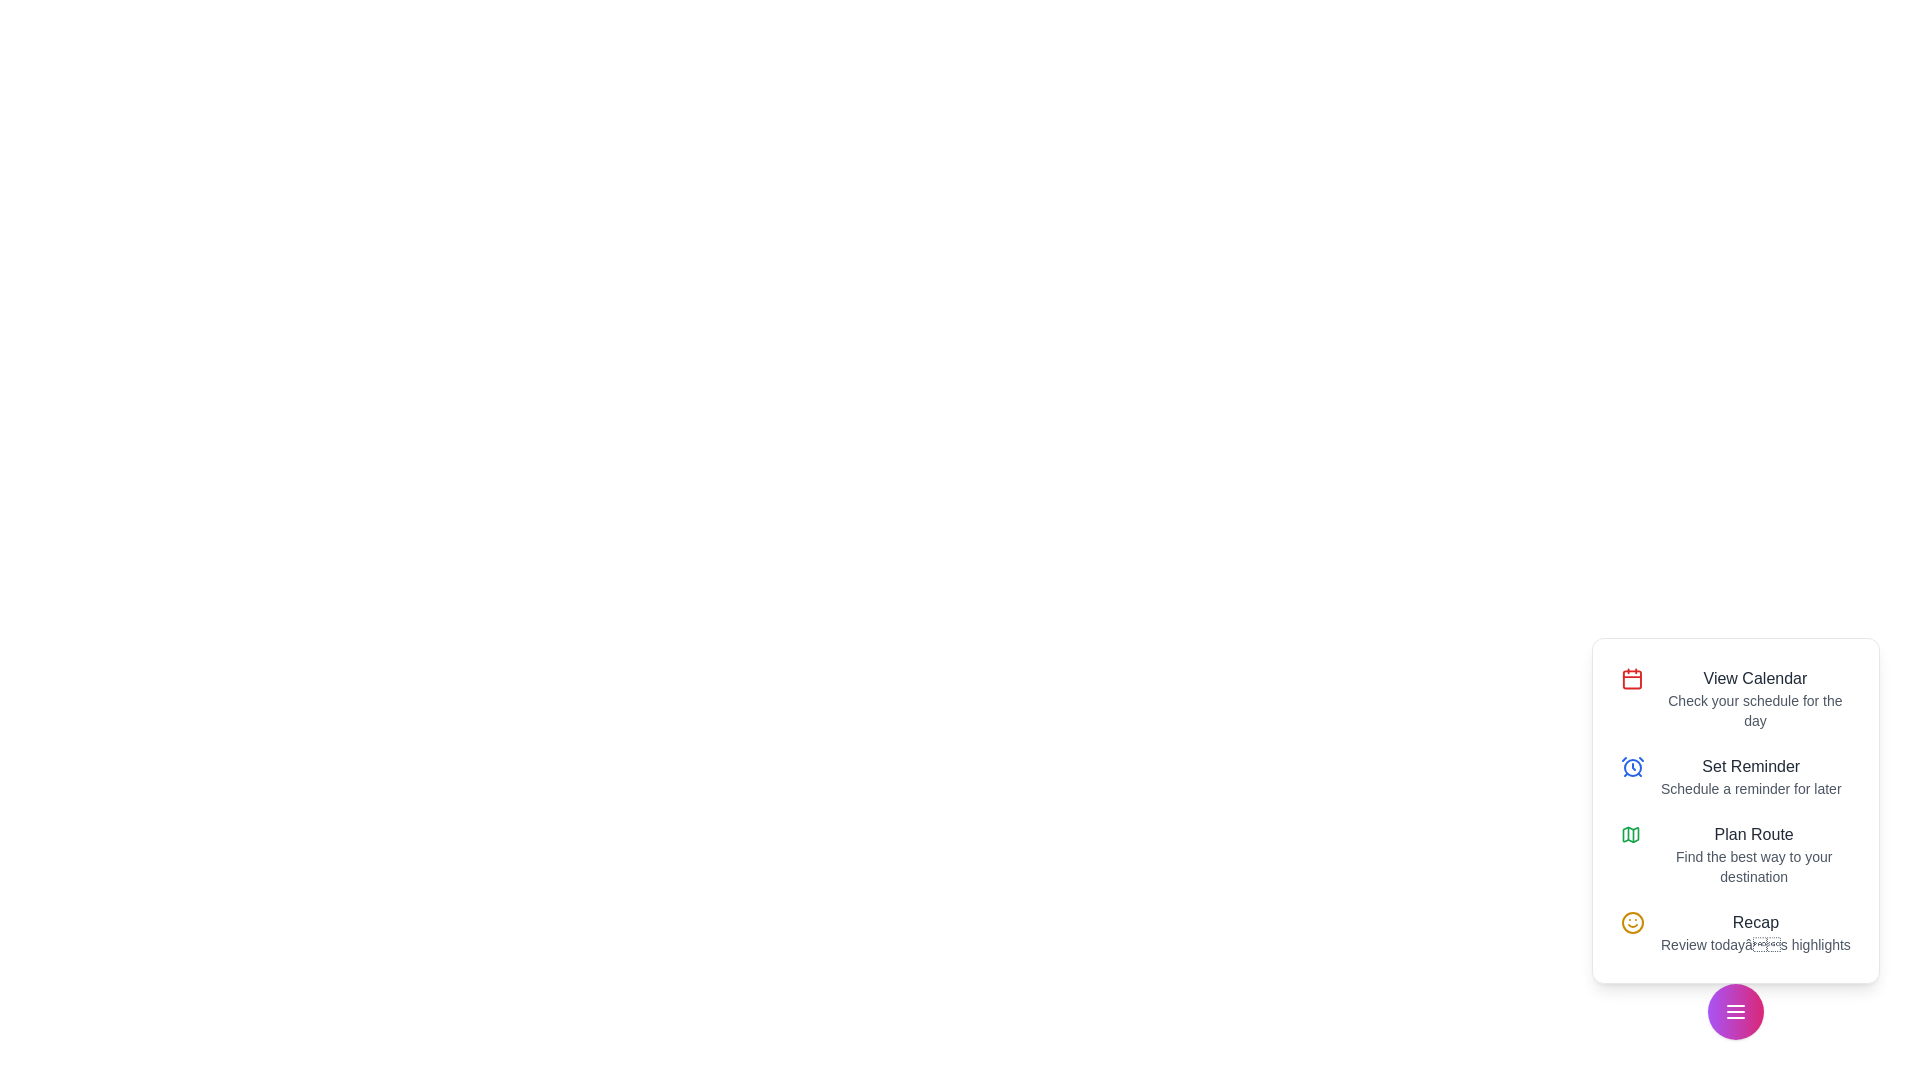  What do you see at coordinates (1735, 1011) in the screenshot?
I see `the speed dial button to toggle the menu state` at bounding box center [1735, 1011].